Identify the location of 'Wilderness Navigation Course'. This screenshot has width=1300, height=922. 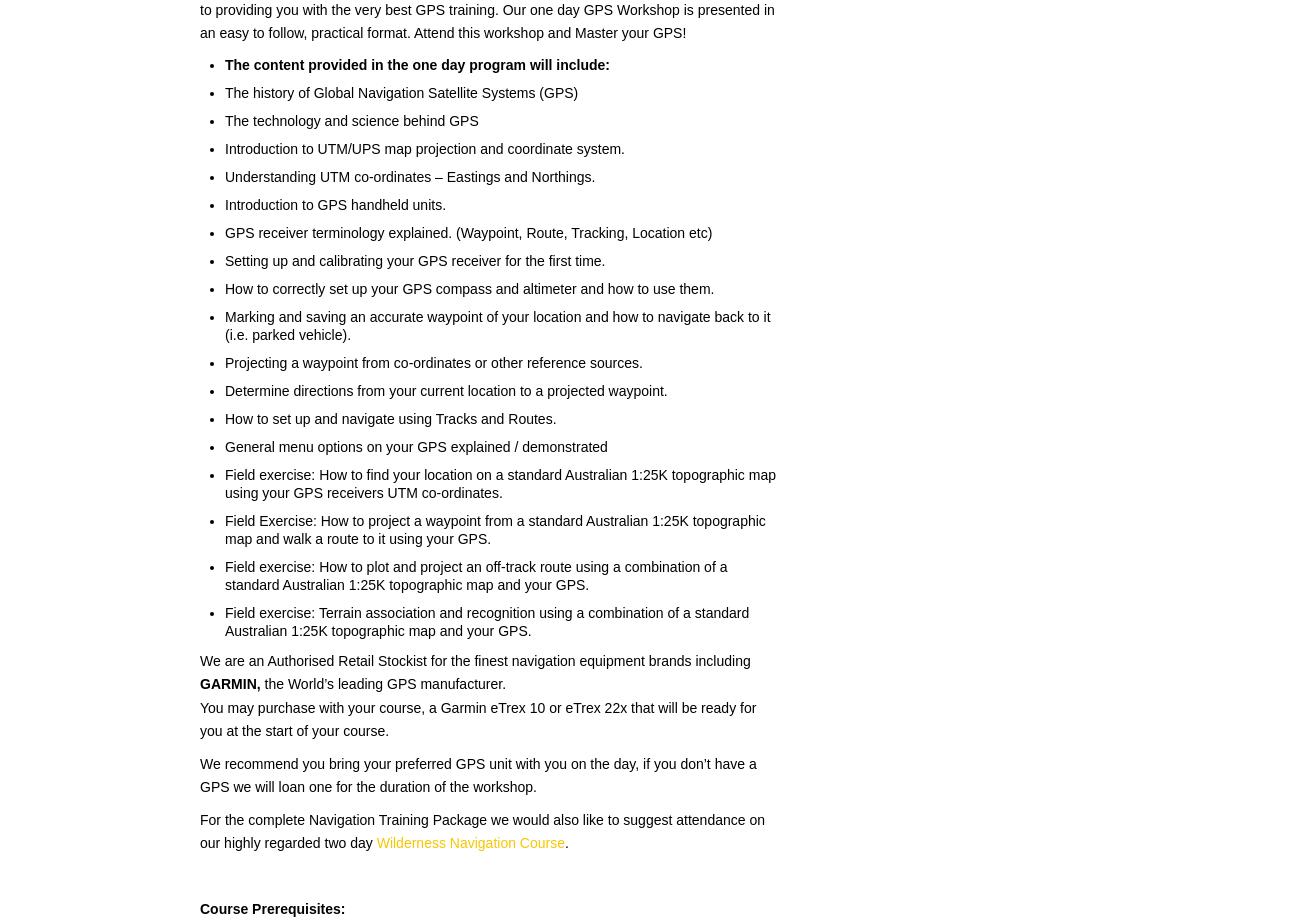
(468, 841).